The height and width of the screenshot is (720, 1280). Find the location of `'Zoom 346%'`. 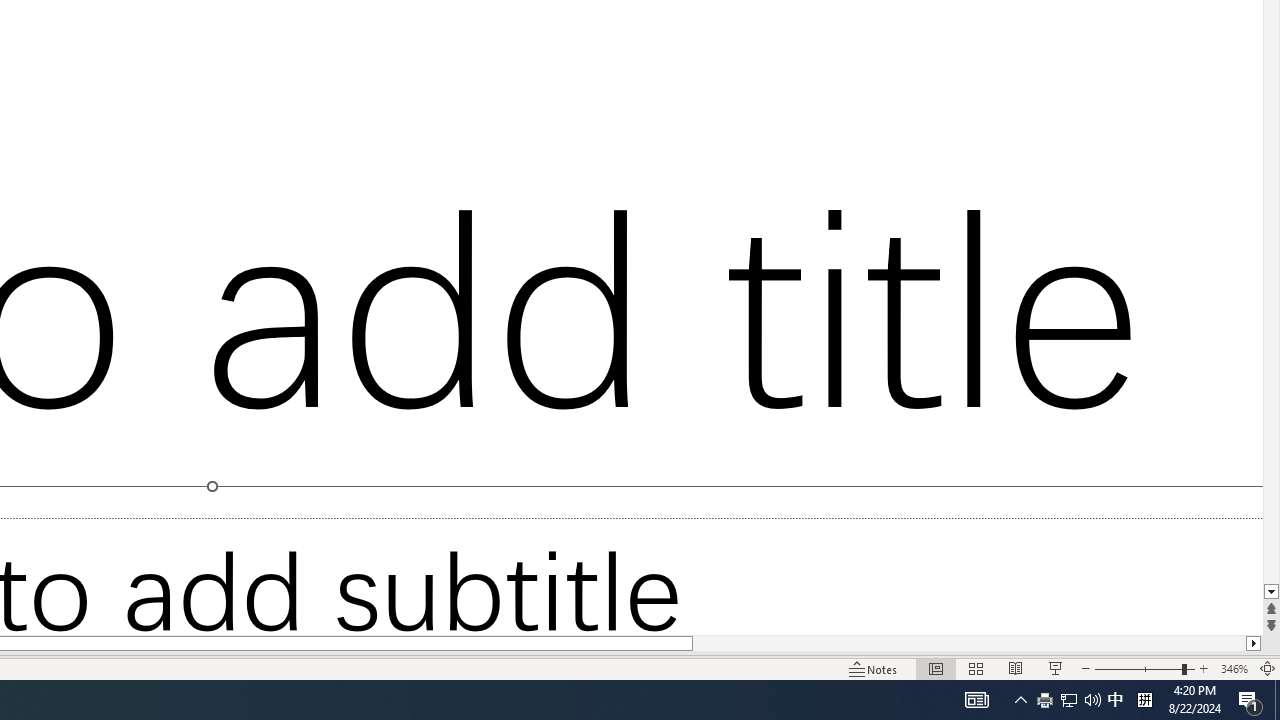

'Zoom 346%' is located at coordinates (1233, 669).